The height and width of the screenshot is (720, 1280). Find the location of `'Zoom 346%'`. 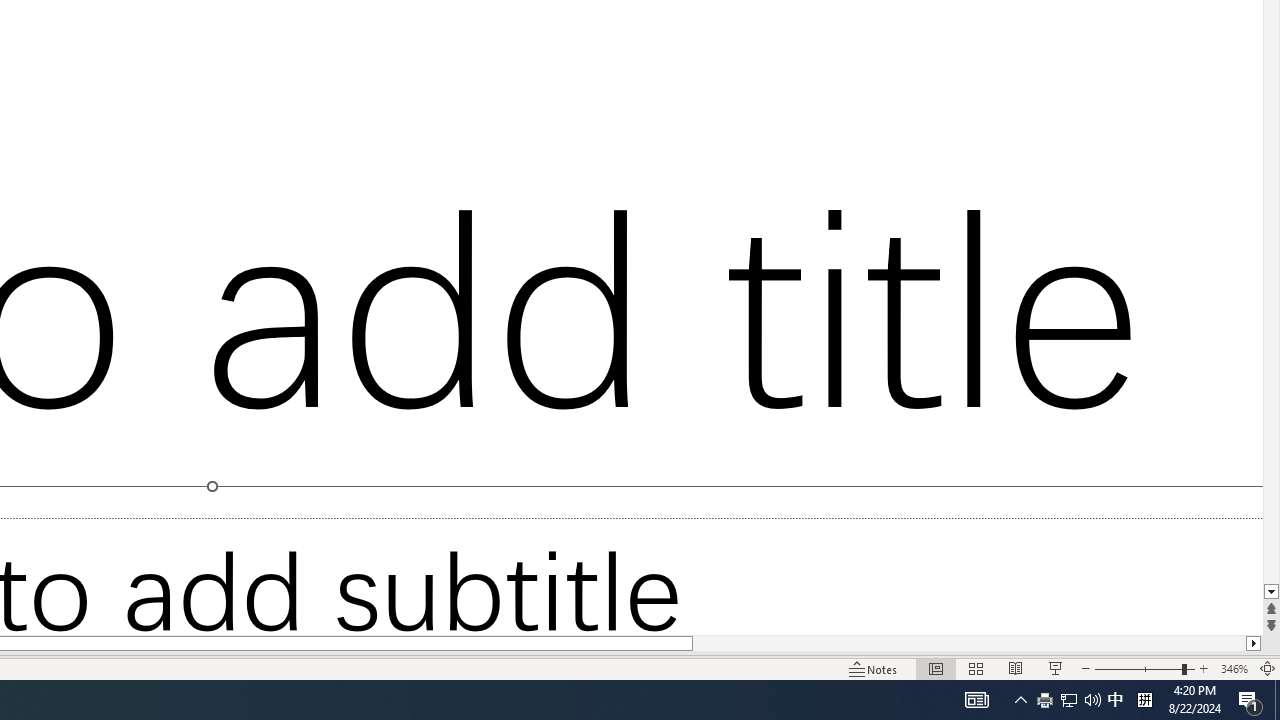

'Zoom 346%' is located at coordinates (1233, 669).